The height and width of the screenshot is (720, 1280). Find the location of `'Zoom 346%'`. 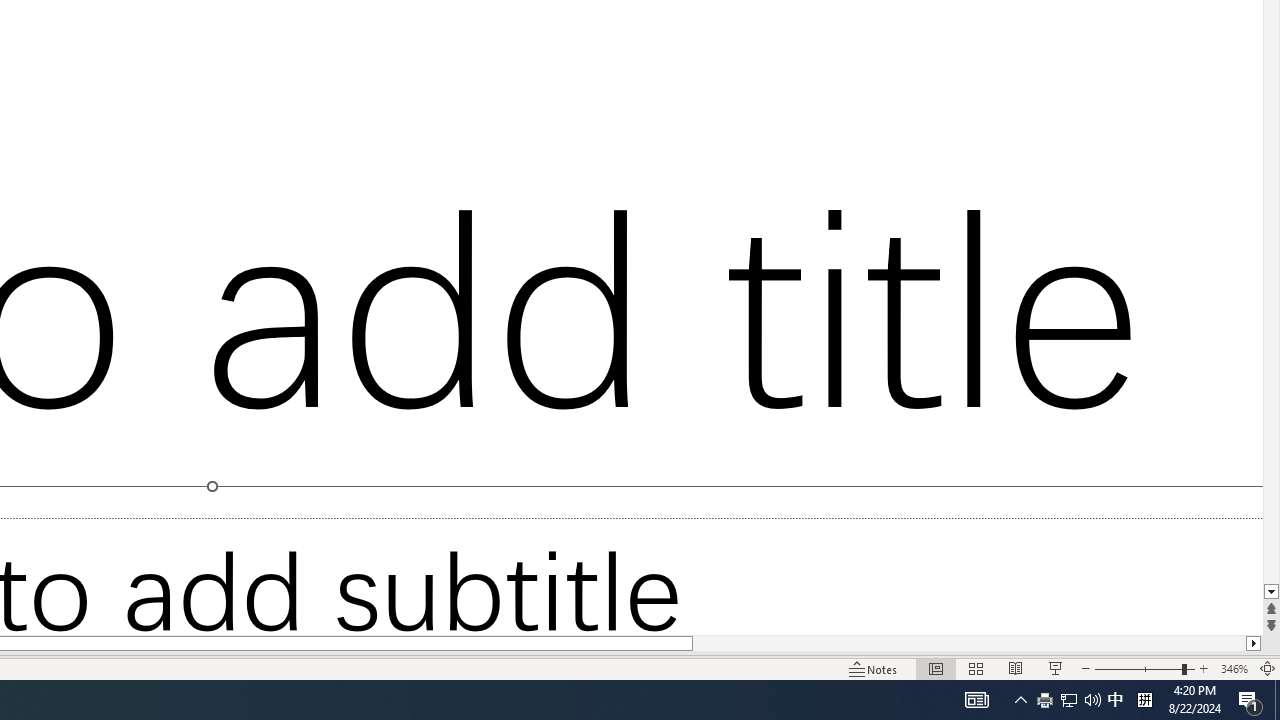

'Zoom 346%' is located at coordinates (1233, 669).